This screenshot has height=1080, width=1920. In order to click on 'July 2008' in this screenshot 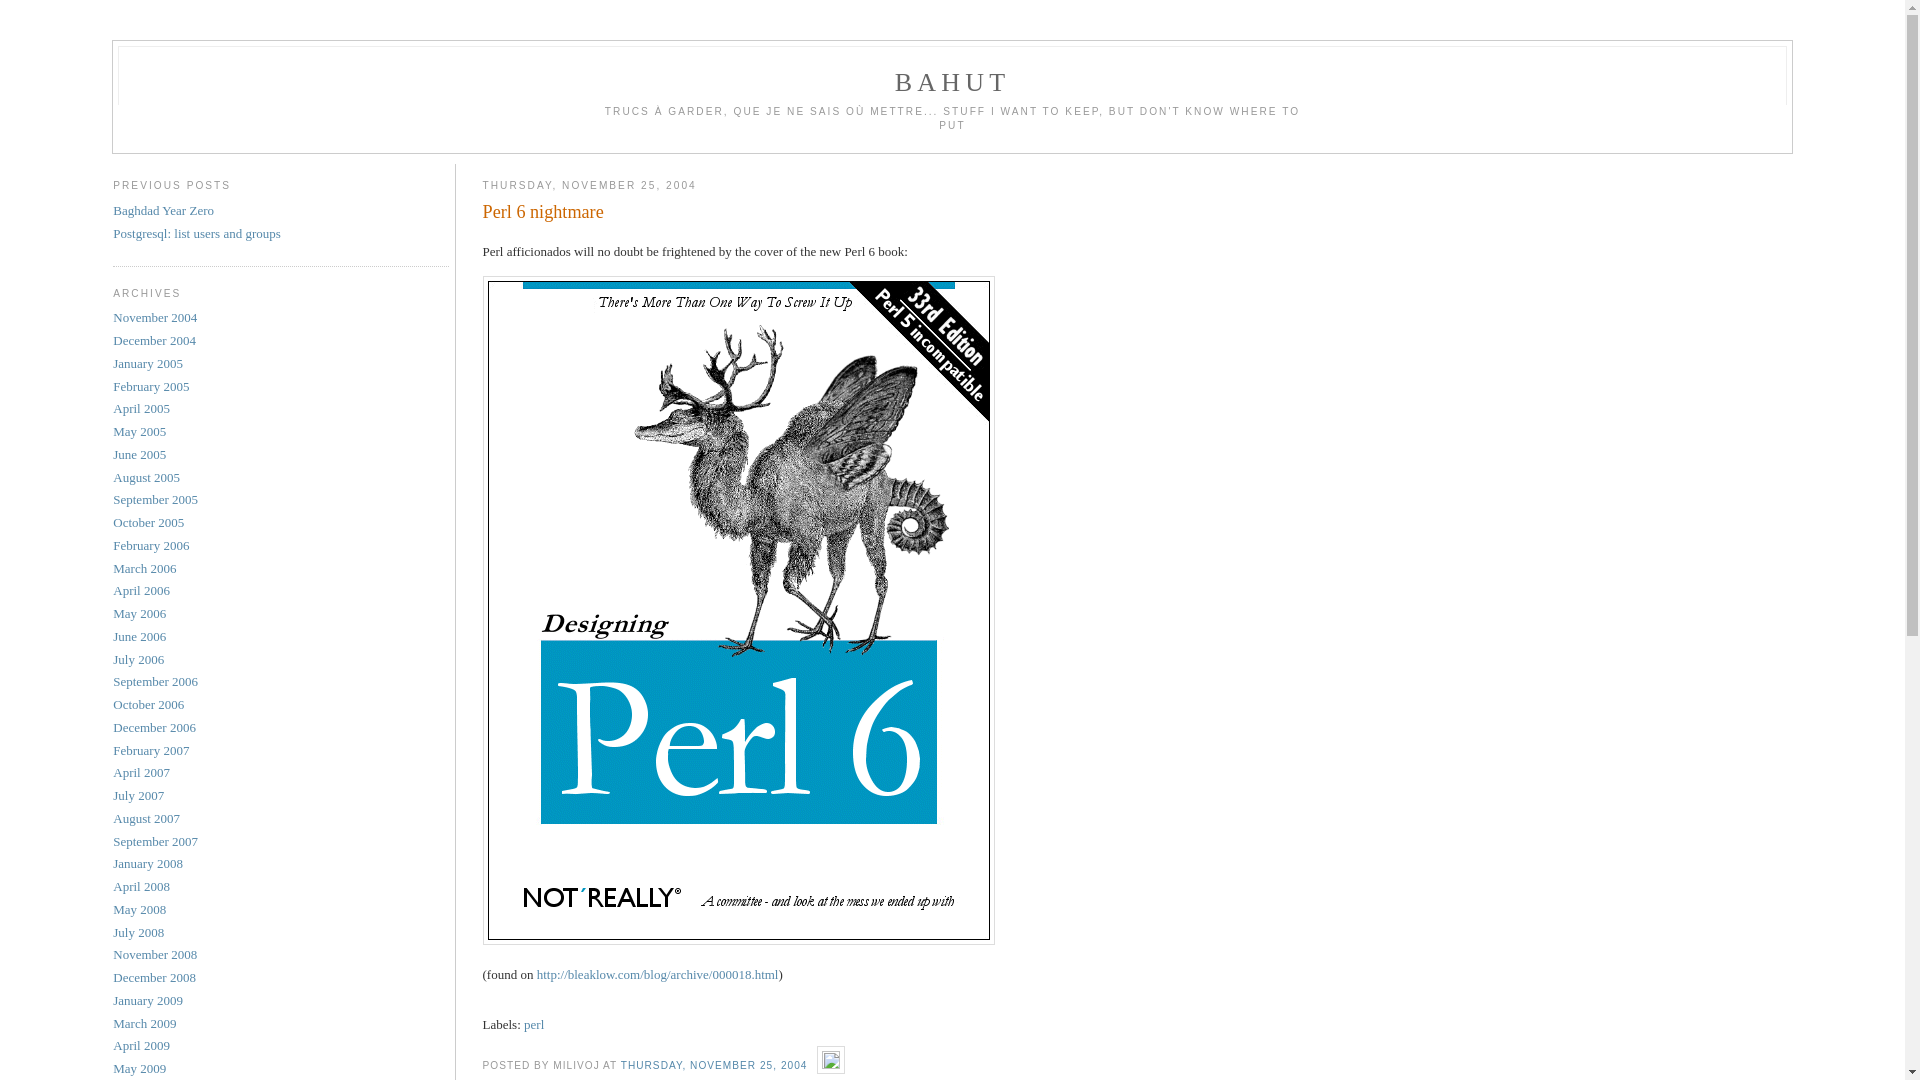, I will do `click(137, 932)`.